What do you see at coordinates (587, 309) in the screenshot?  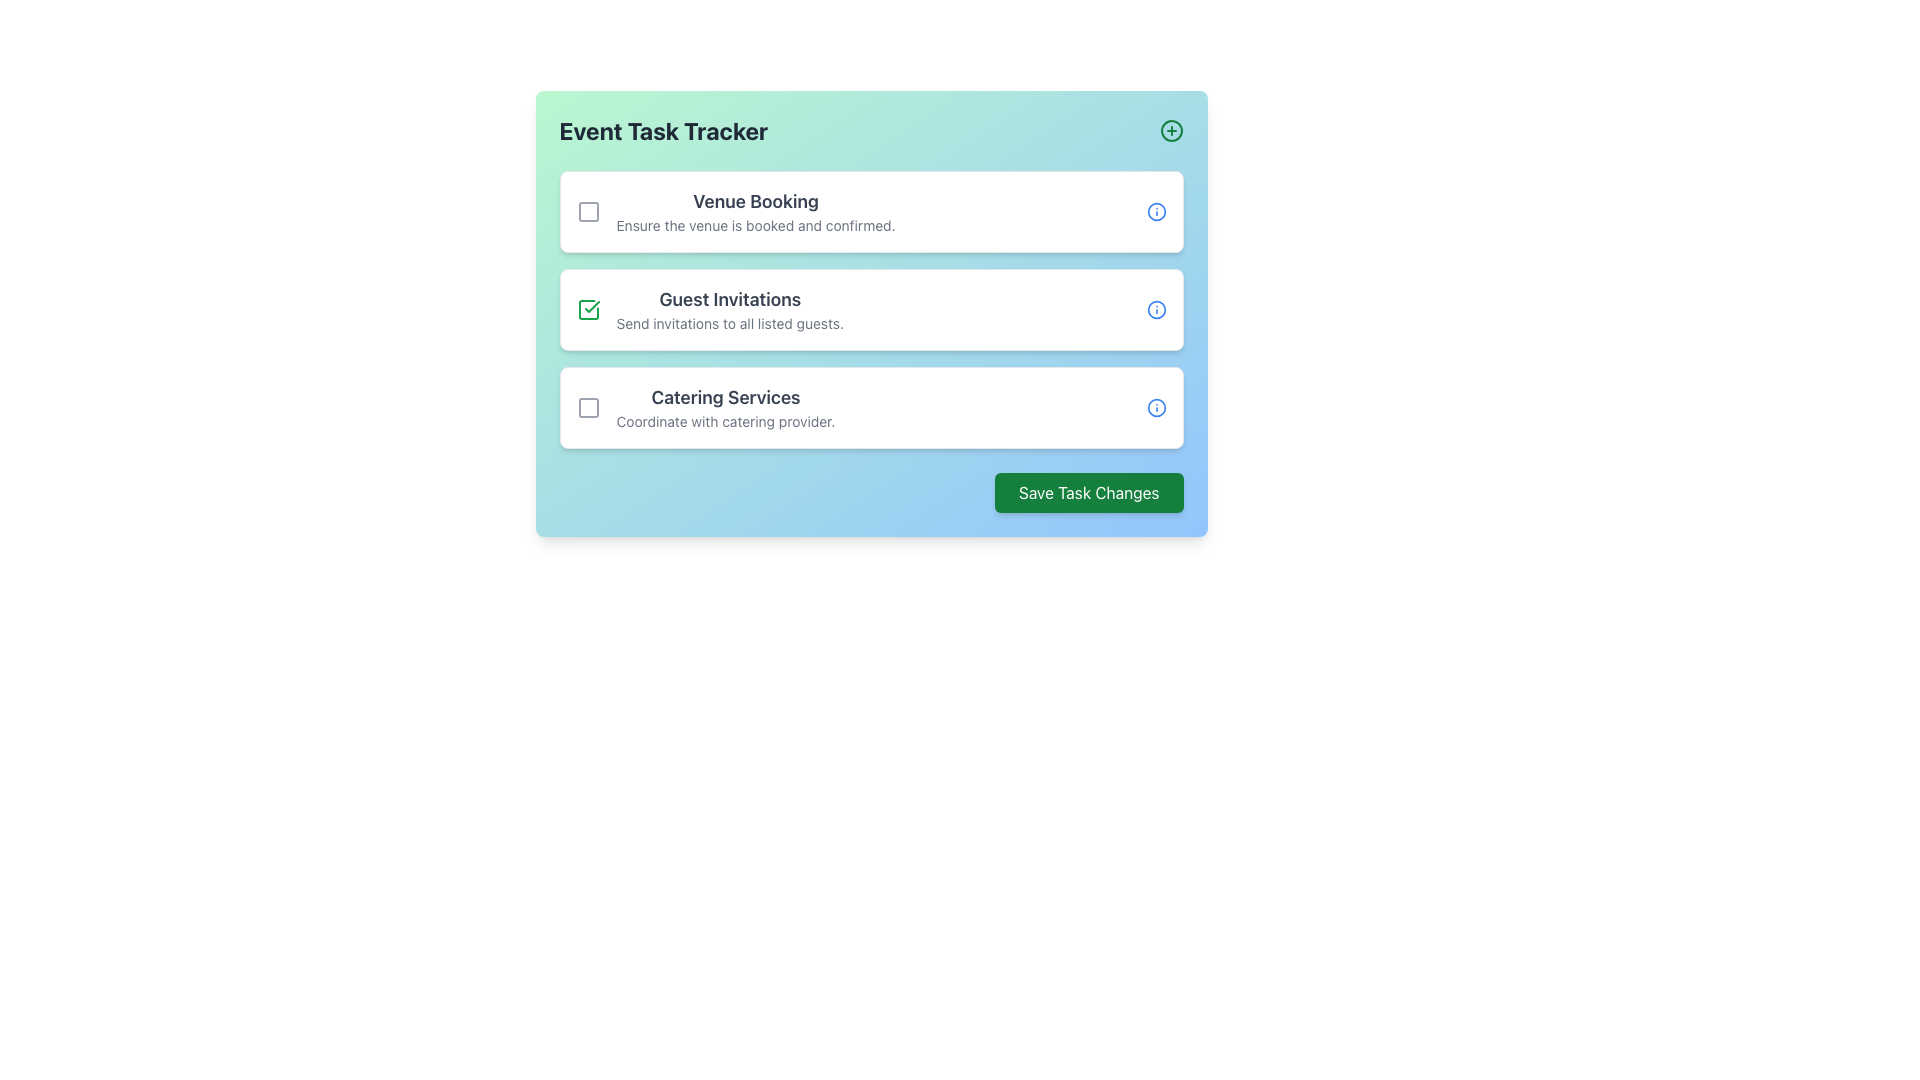 I see `the green checkbox icon with a checkmark inside it, which is the second in the list of tasks under 'Guest Invitations'` at bounding box center [587, 309].